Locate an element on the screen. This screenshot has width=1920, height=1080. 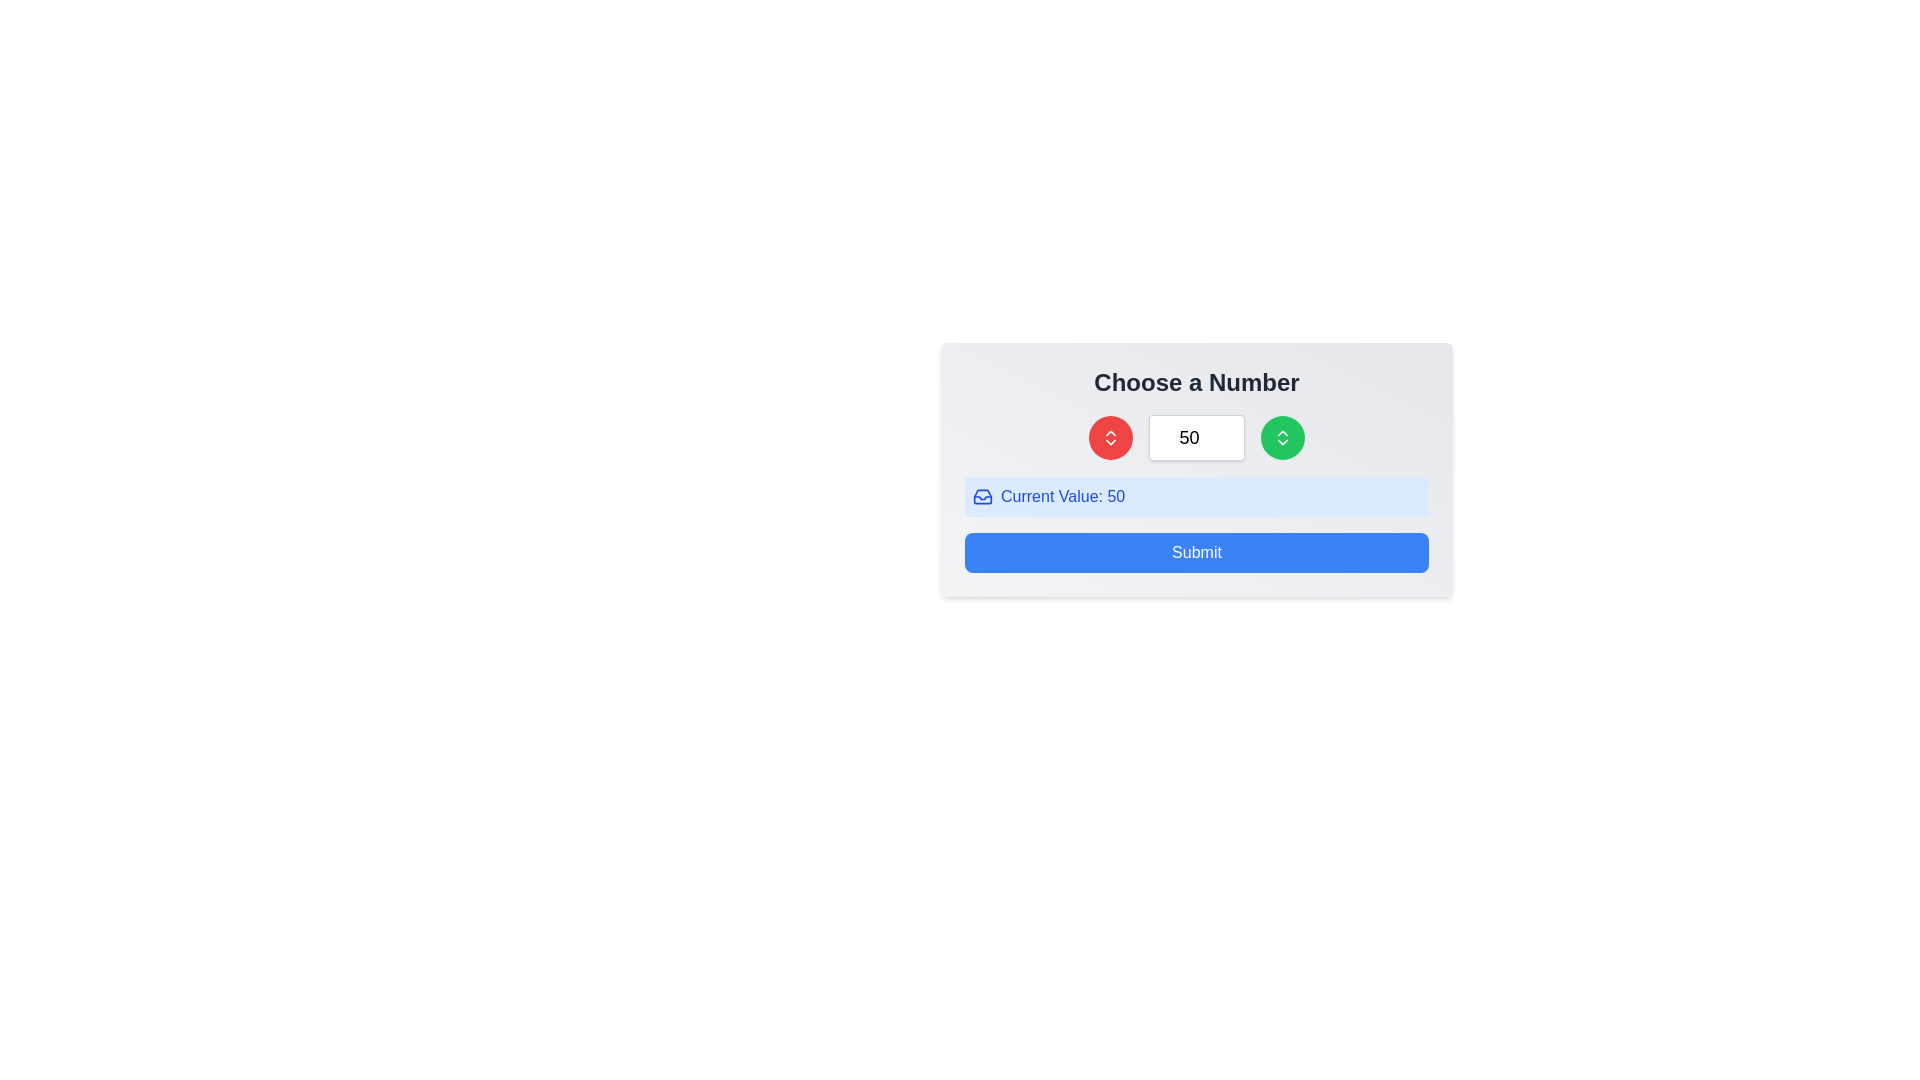
the green circular button containing the SVG icon is located at coordinates (1282, 437).